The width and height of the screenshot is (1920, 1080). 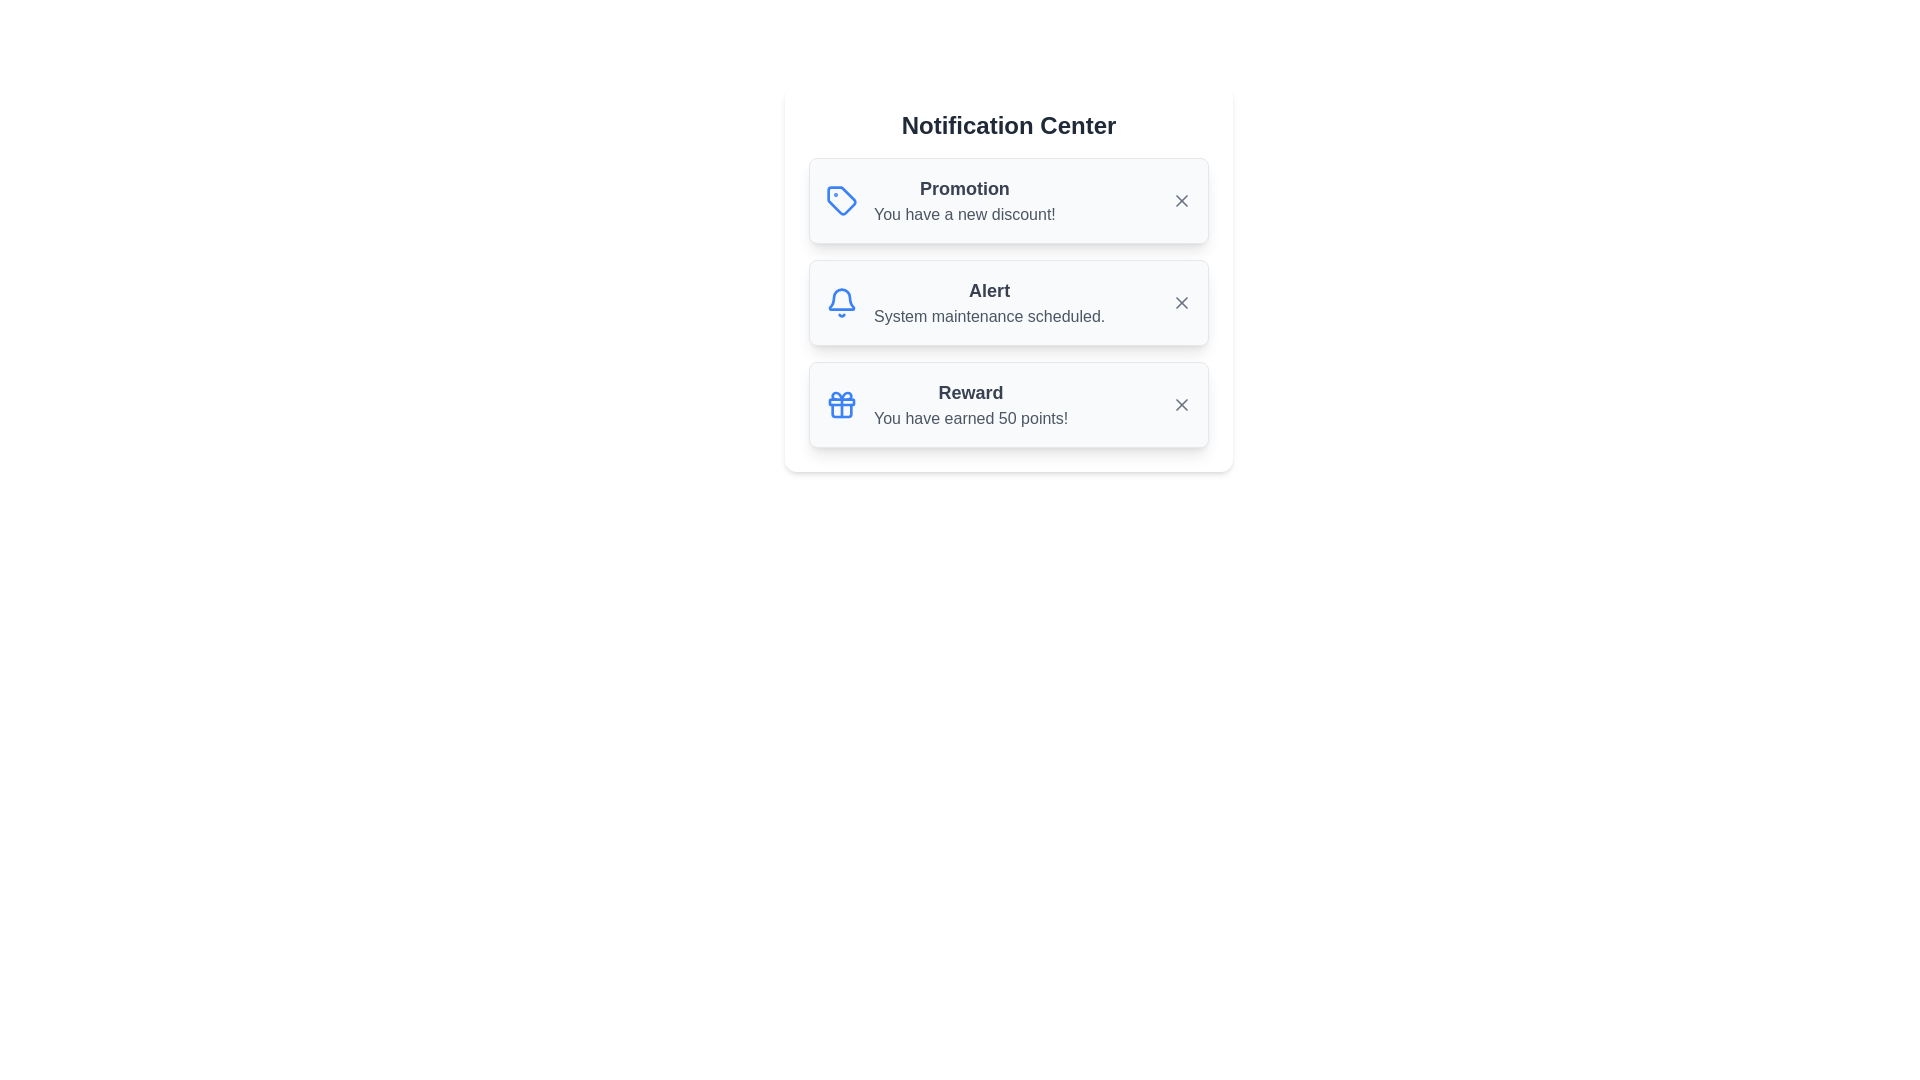 I want to click on the promotion notification icon located to the left of the text content within the 'Promotion' notification card, so click(x=841, y=200).